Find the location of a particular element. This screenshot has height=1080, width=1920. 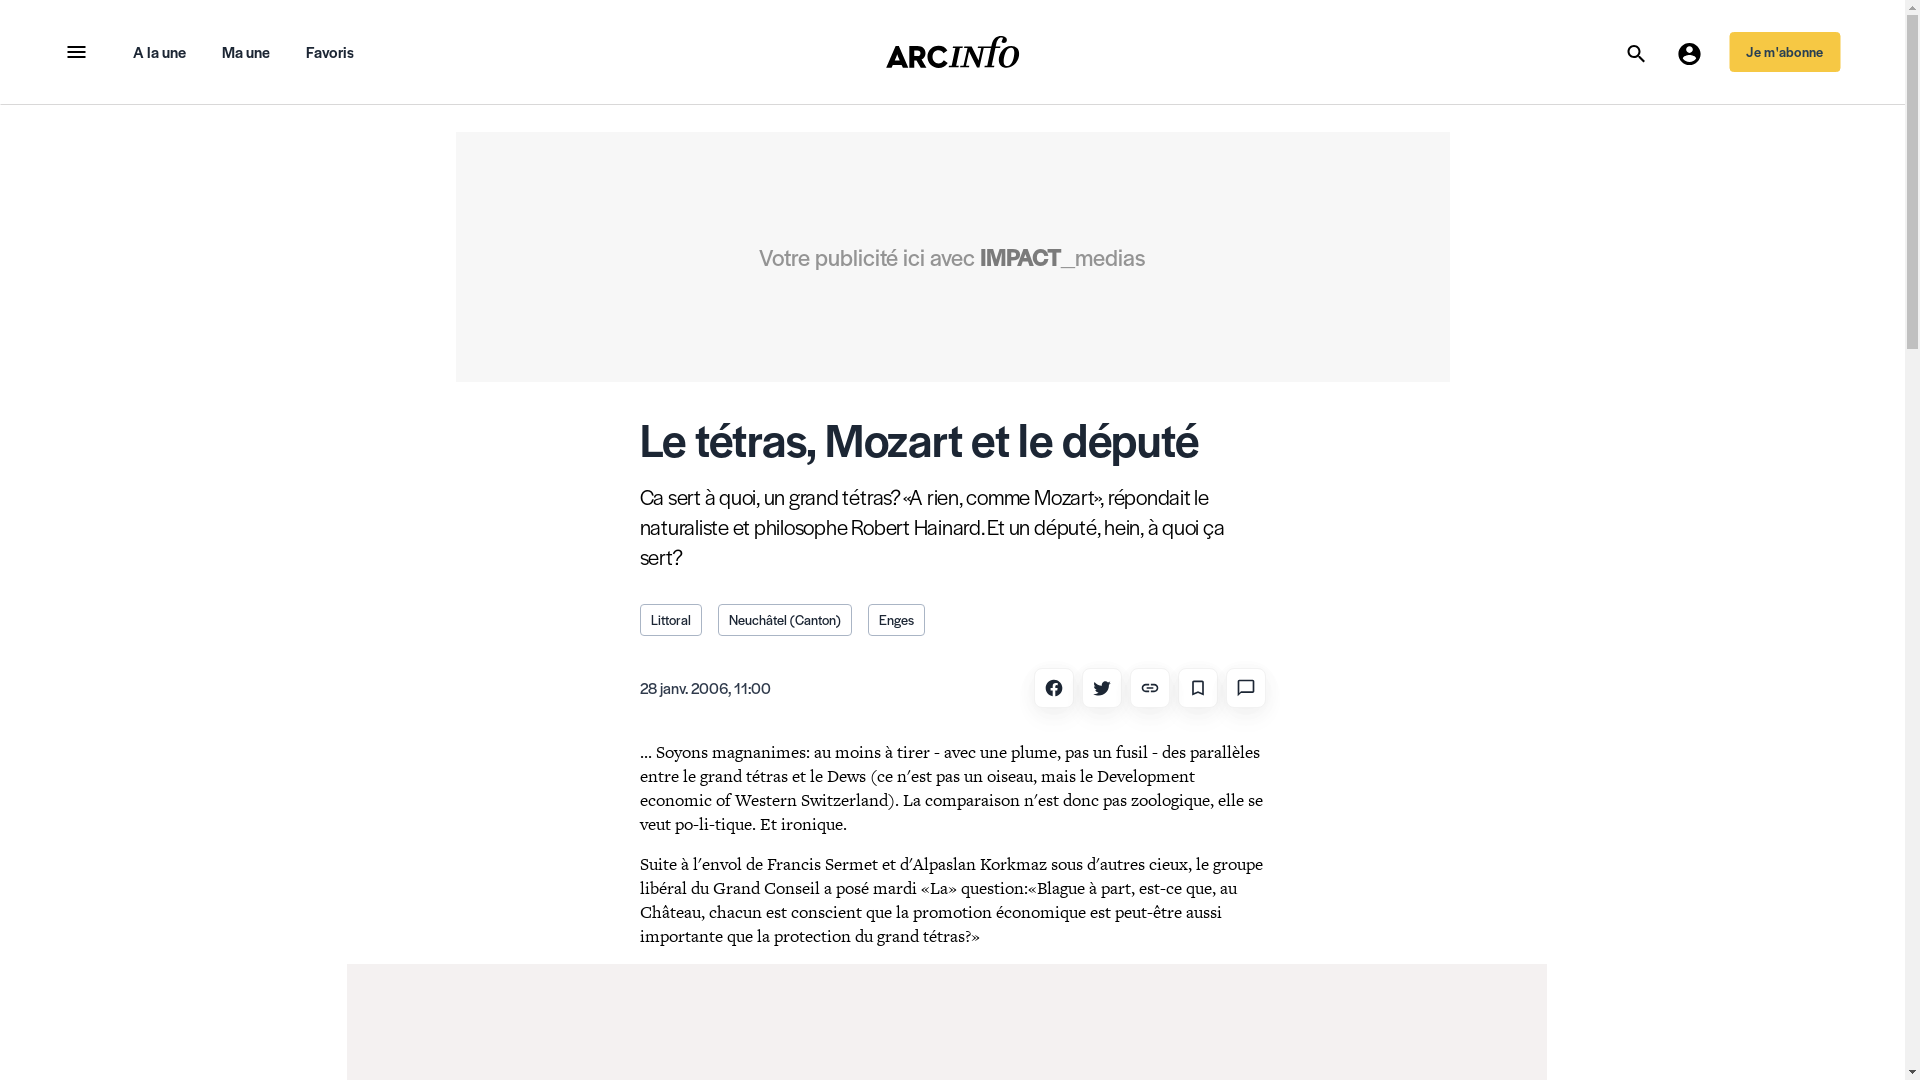

'Littoral' is located at coordinates (671, 619).